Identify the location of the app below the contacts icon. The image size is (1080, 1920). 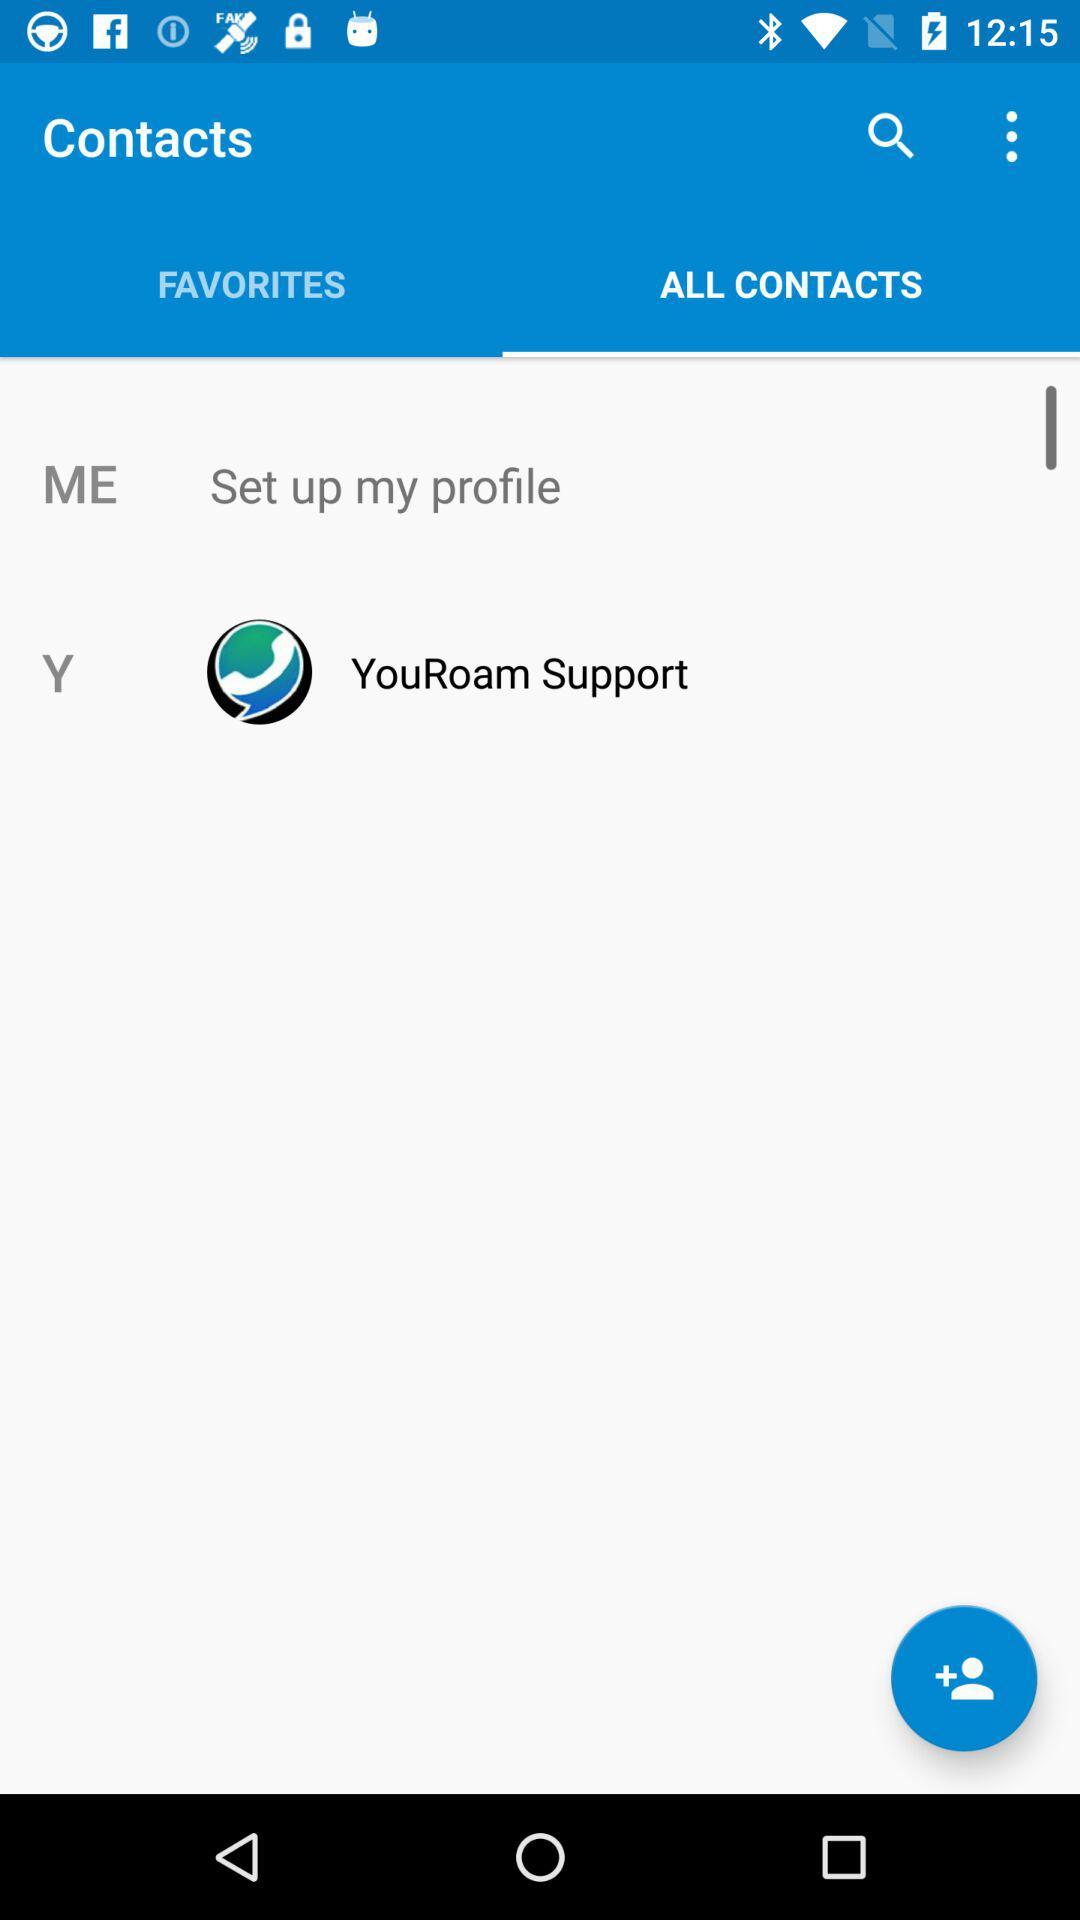
(250, 282).